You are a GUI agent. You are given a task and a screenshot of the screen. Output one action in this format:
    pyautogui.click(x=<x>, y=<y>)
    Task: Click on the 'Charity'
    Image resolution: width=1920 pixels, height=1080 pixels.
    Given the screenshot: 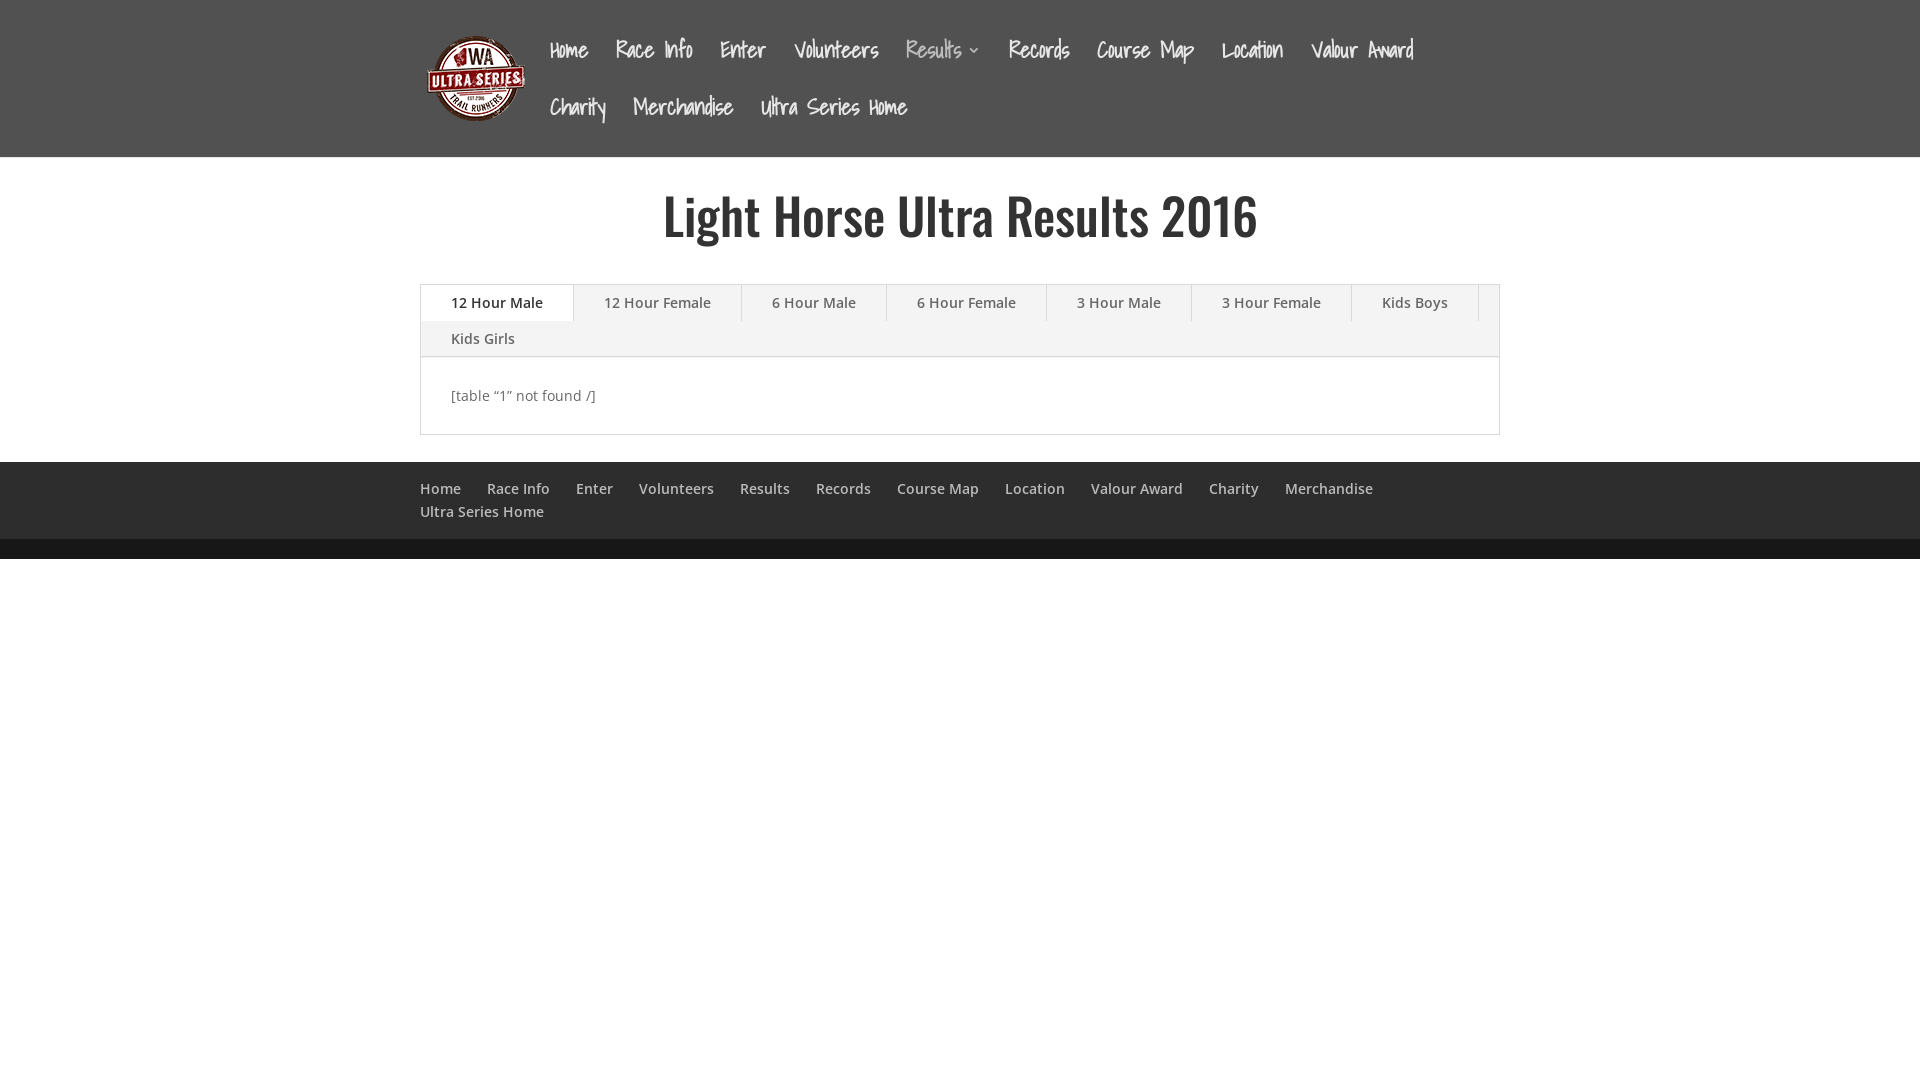 What is the action you would take?
    pyautogui.click(x=1208, y=488)
    